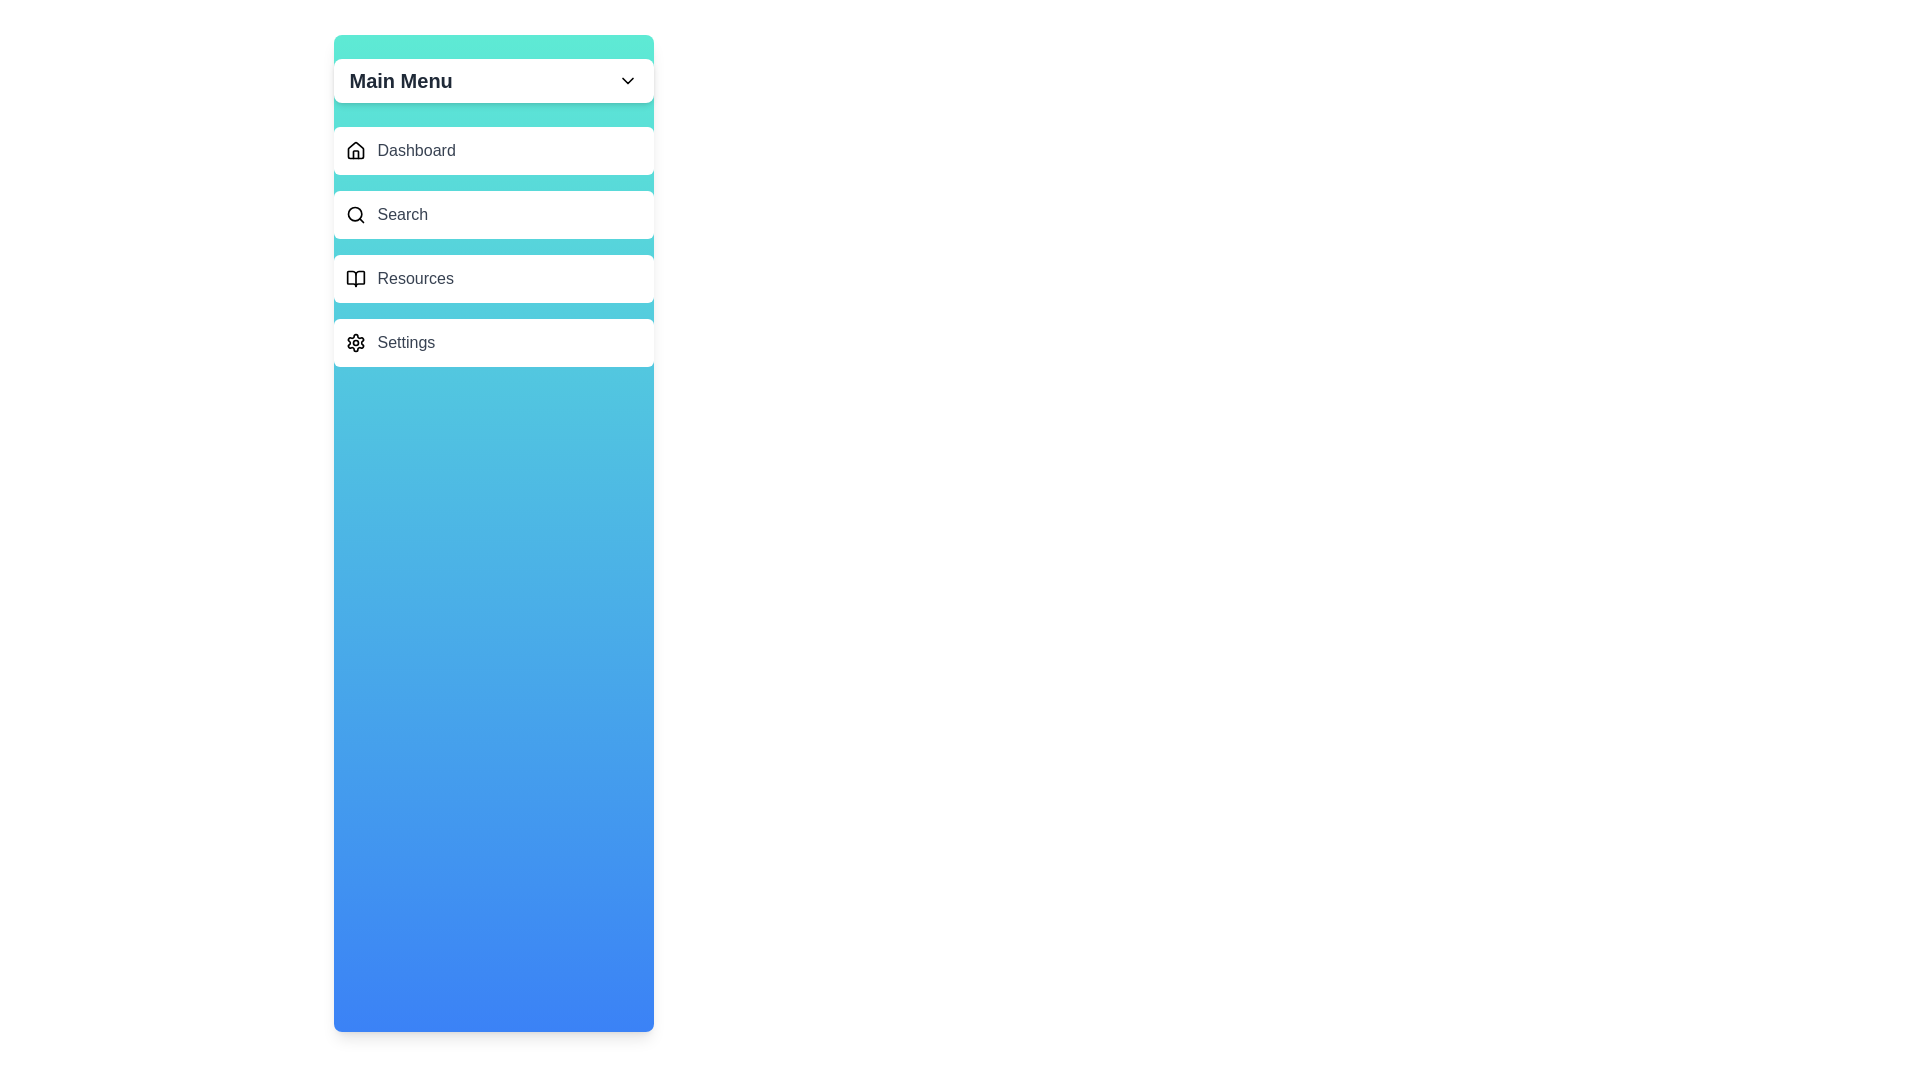  What do you see at coordinates (493, 215) in the screenshot?
I see `the menu item labeled Search` at bounding box center [493, 215].